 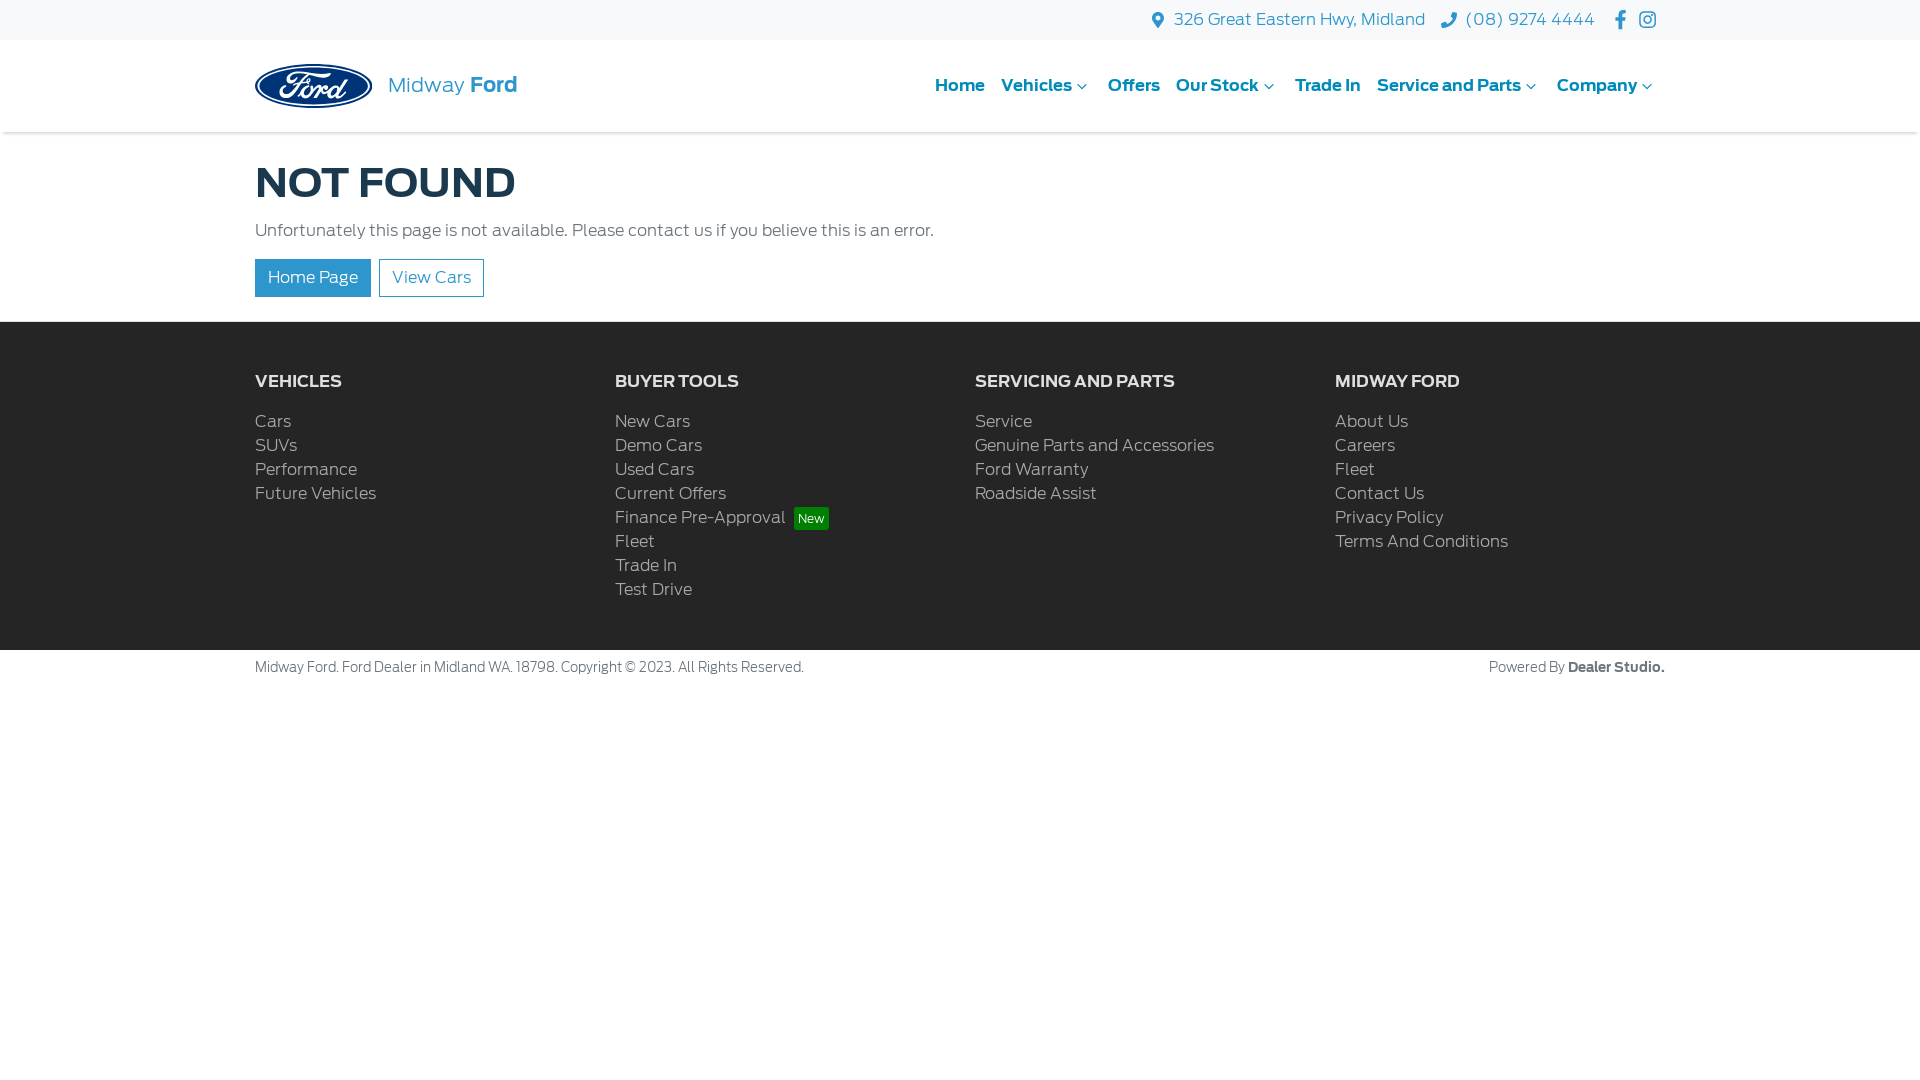 What do you see at coordinates (1133, 84) in the screenshot?
I see `'Offers'` at bounding box center [1133, 84].